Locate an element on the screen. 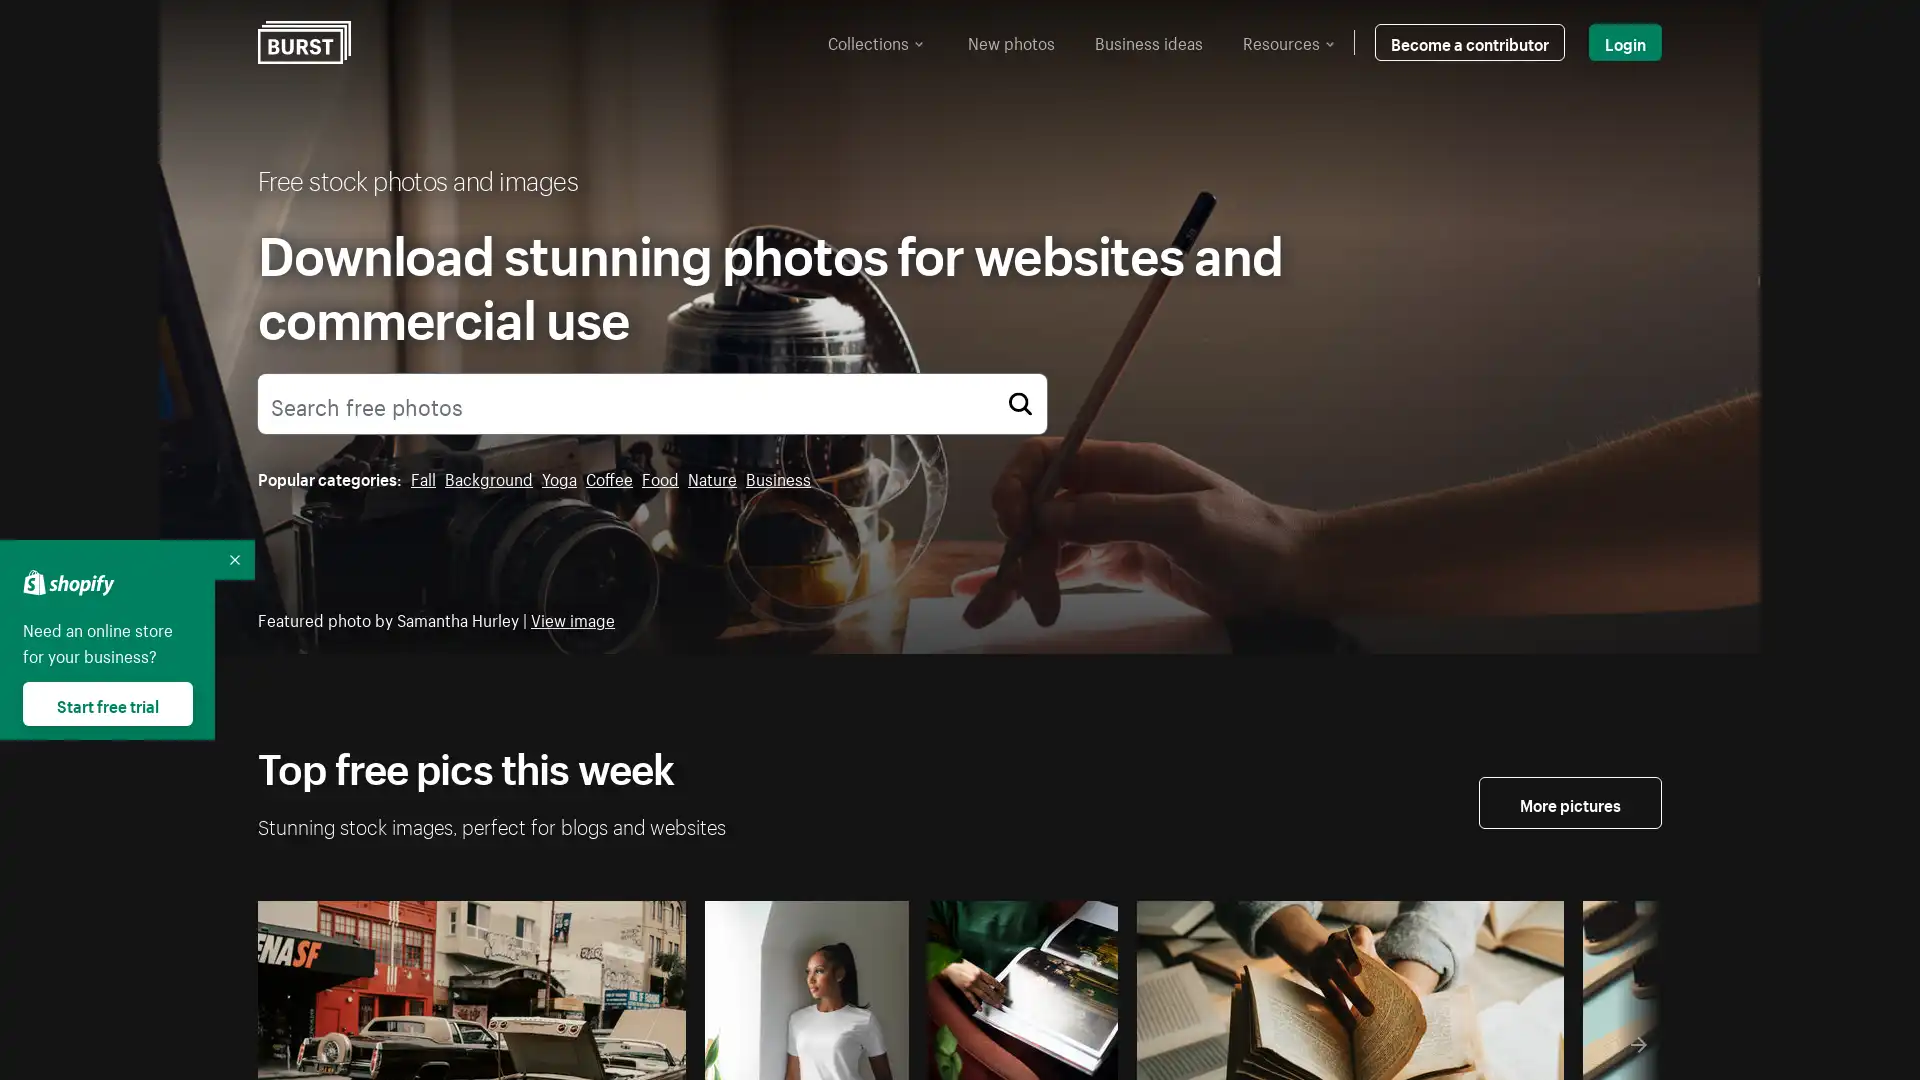 The image size is (1920, 1080). Collapse is located at coordinates (235, 559).